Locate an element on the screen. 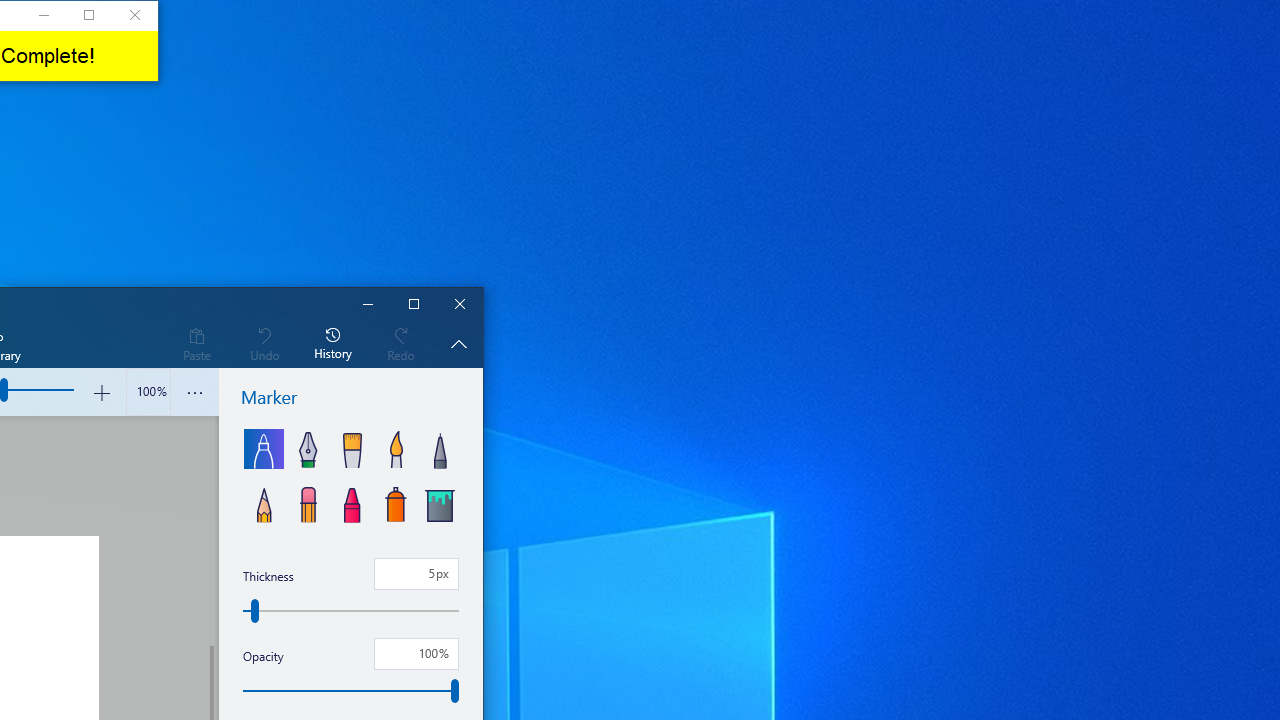 This screenshot has height=720, width=1280. 'Undo' is located at coordinates (263, 342).